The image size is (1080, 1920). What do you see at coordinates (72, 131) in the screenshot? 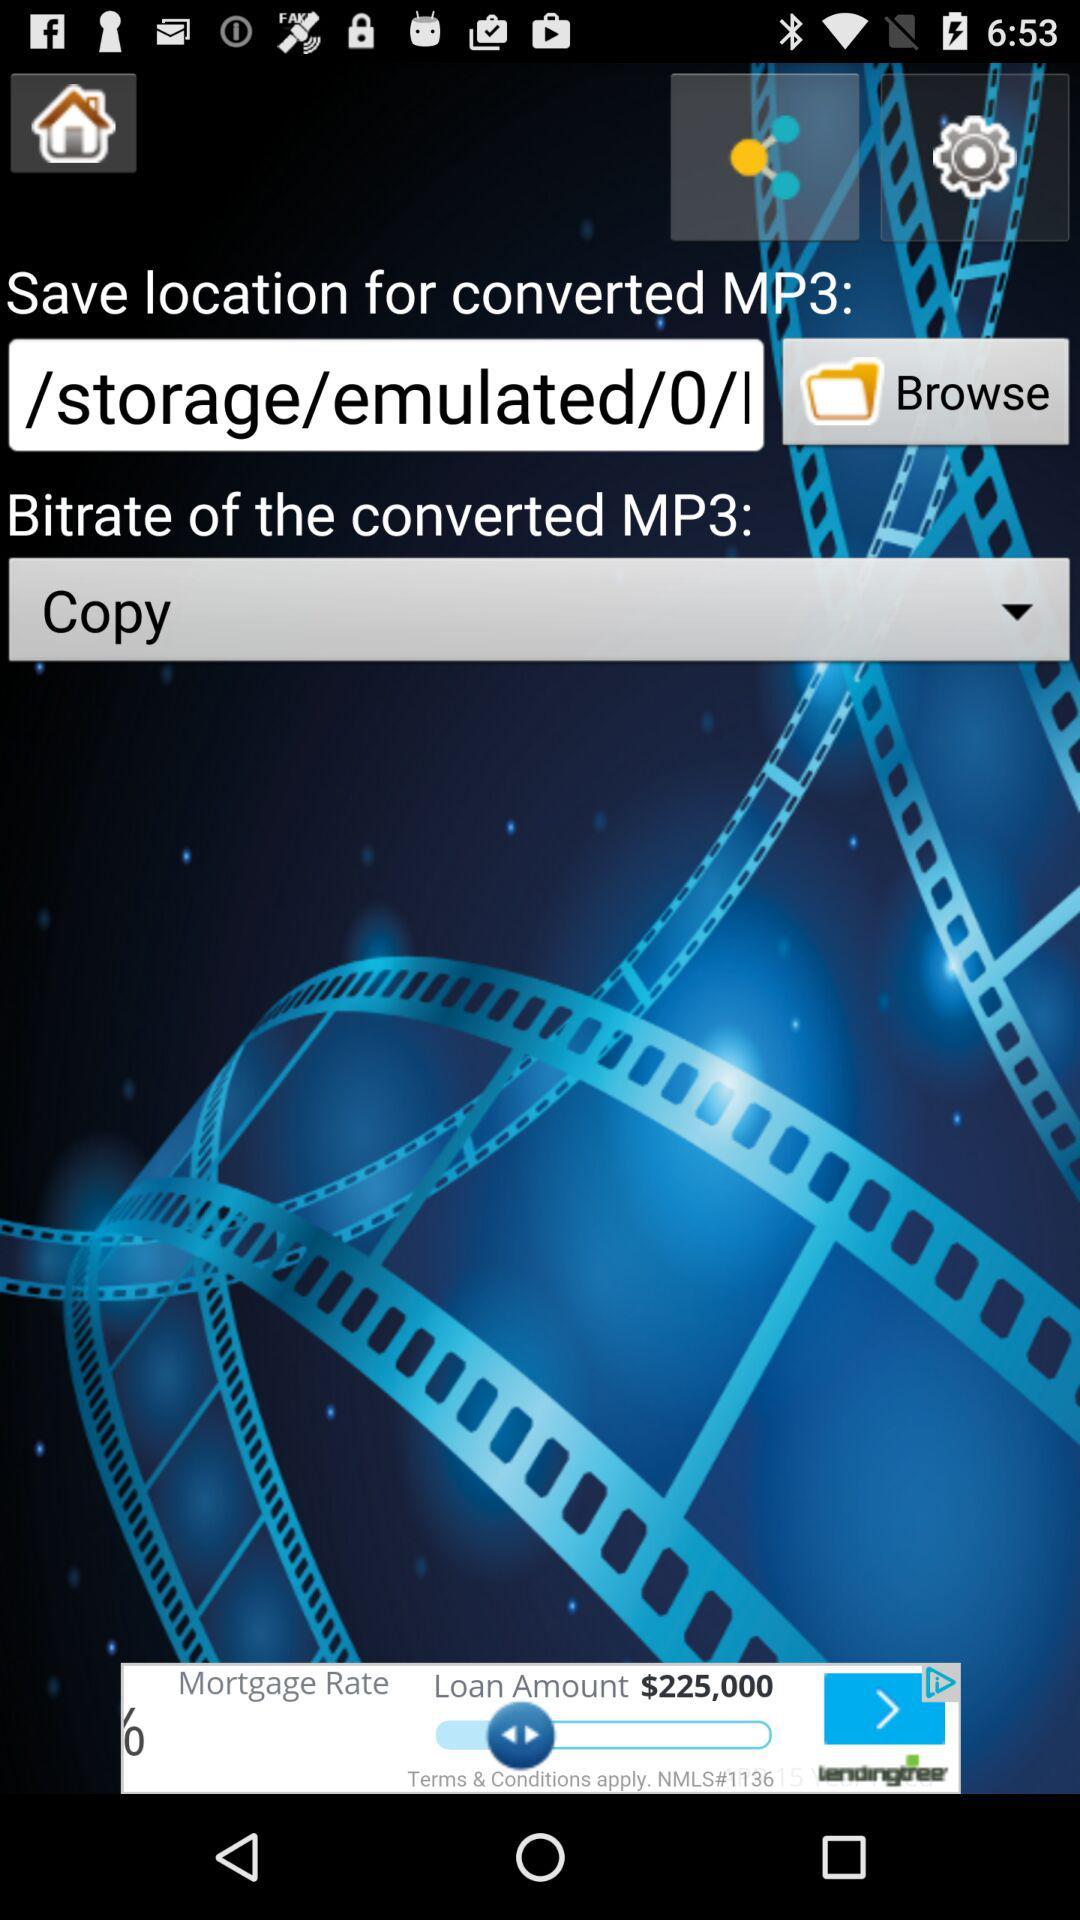
I see `the home icon` at bounding box center [72, 131].